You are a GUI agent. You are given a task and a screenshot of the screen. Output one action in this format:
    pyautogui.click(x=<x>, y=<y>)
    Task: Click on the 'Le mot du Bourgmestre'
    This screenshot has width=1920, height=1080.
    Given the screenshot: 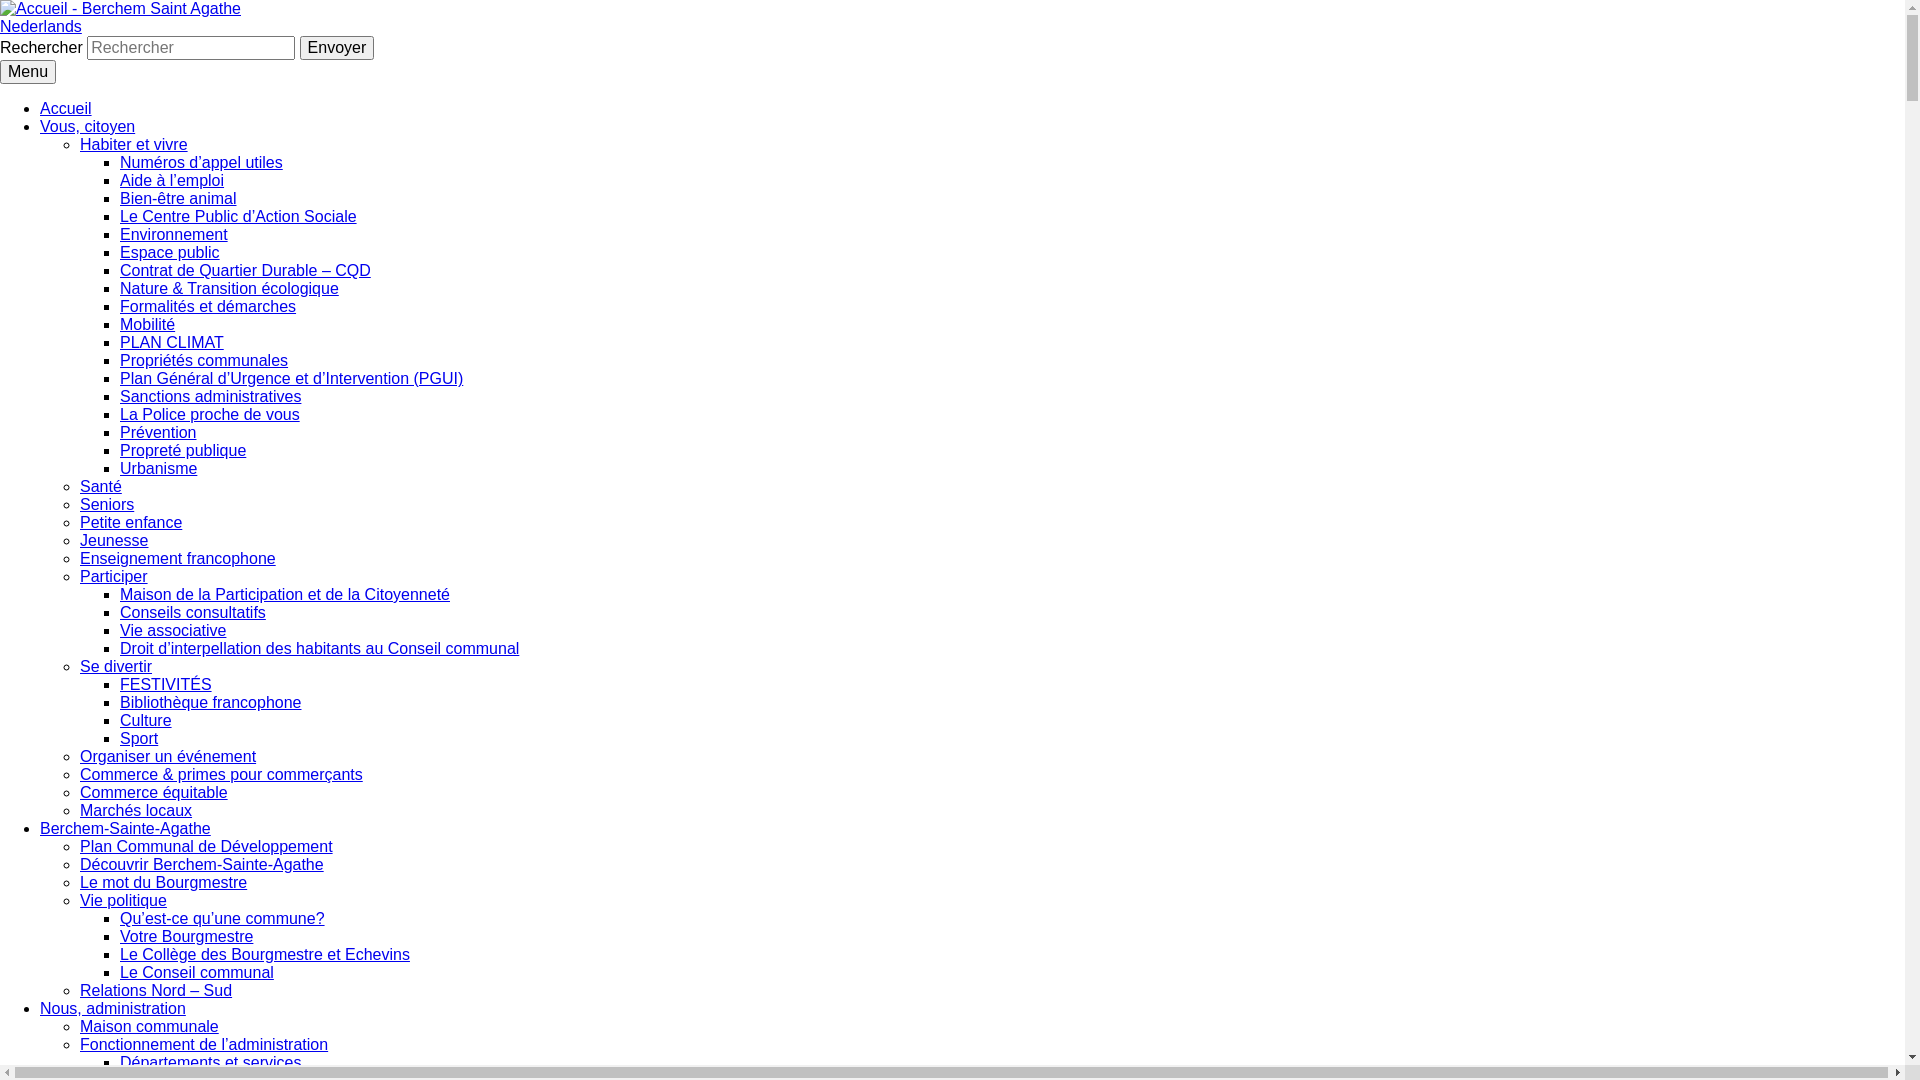 What is the action you would take?
    pyautogui.click(x=163, y=881)
    